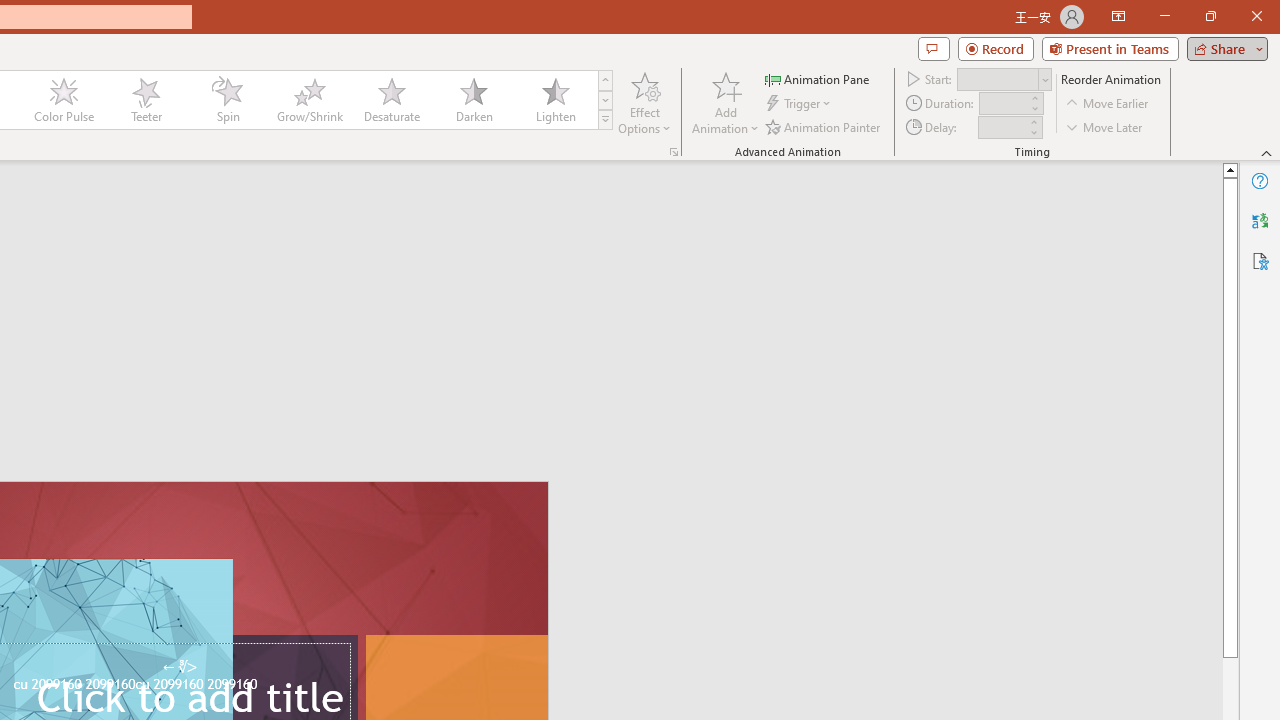 This screenshot has height=720, width=1280. Describe the element at coordinates (1033, 121) in the screenshot. I see `'More'` at that location.